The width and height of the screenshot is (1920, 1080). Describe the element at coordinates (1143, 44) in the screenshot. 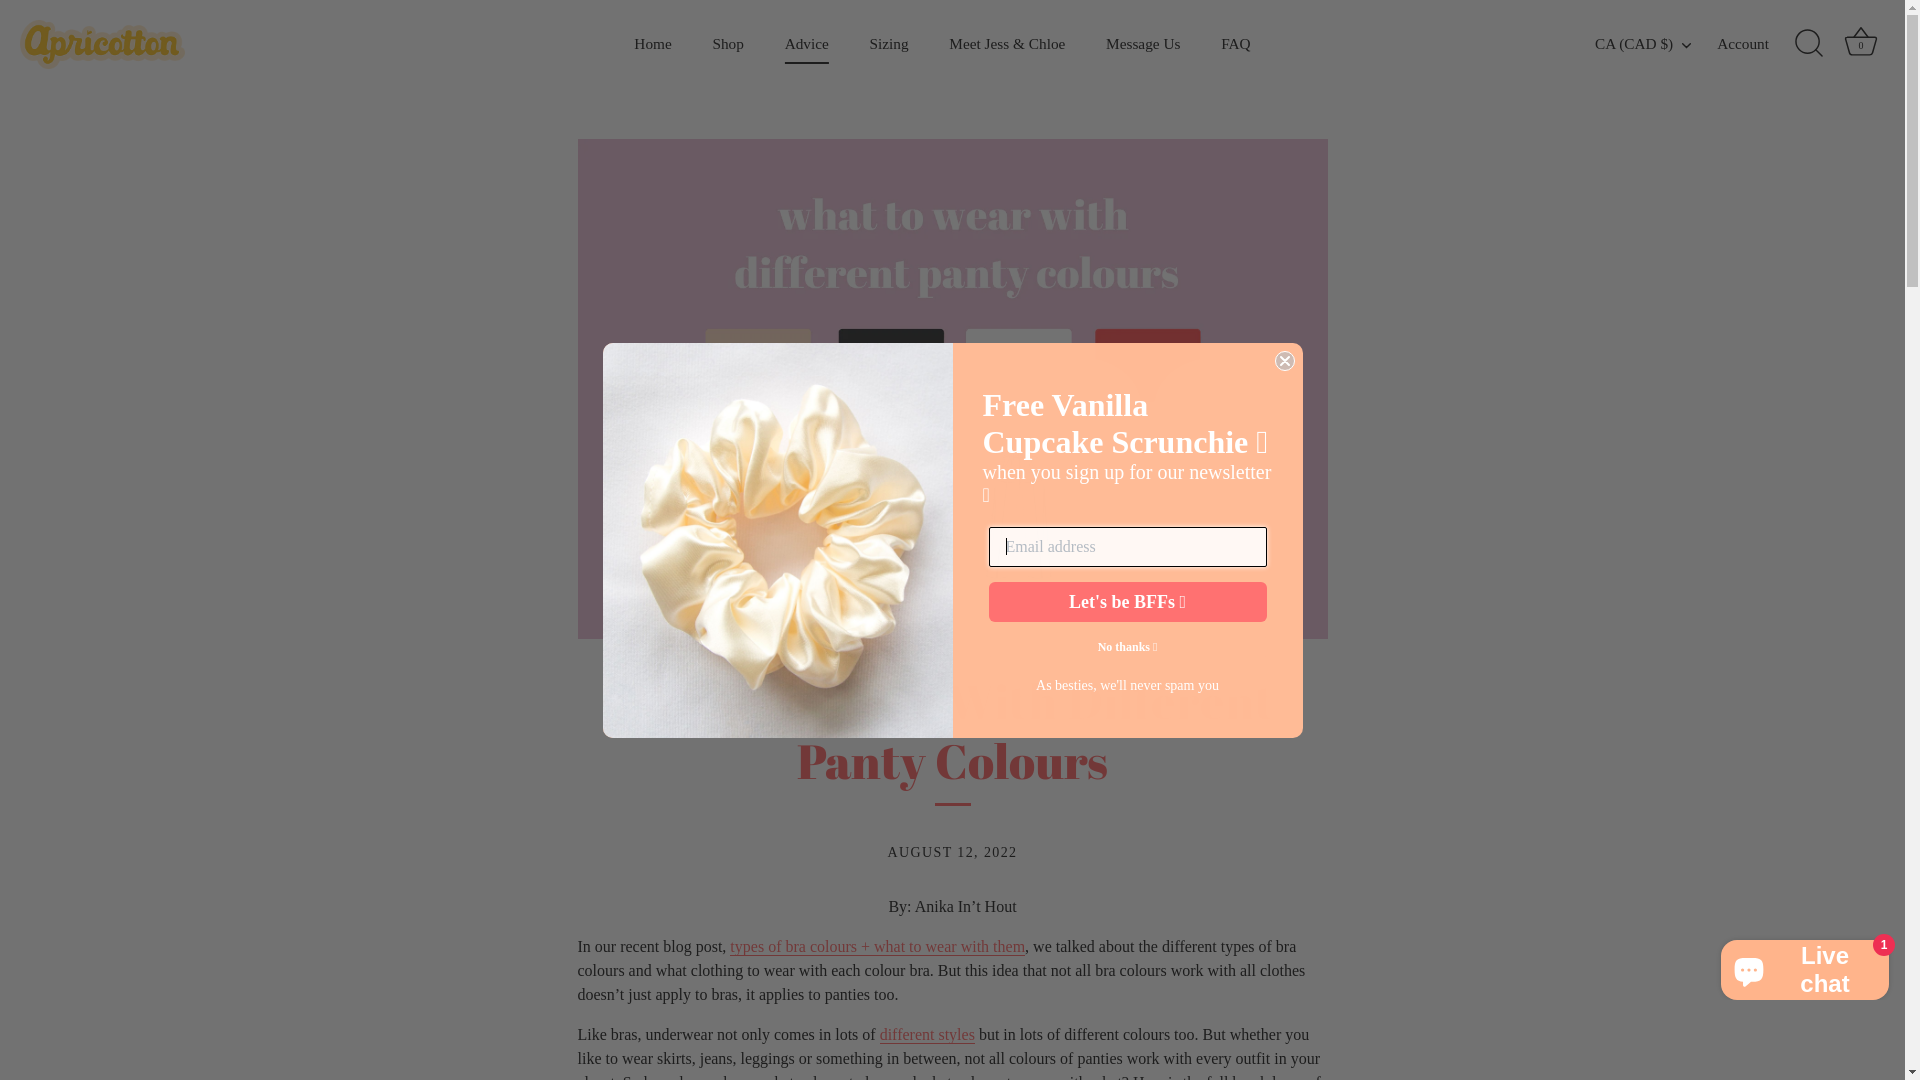

I see `'Message Us'` at that location.